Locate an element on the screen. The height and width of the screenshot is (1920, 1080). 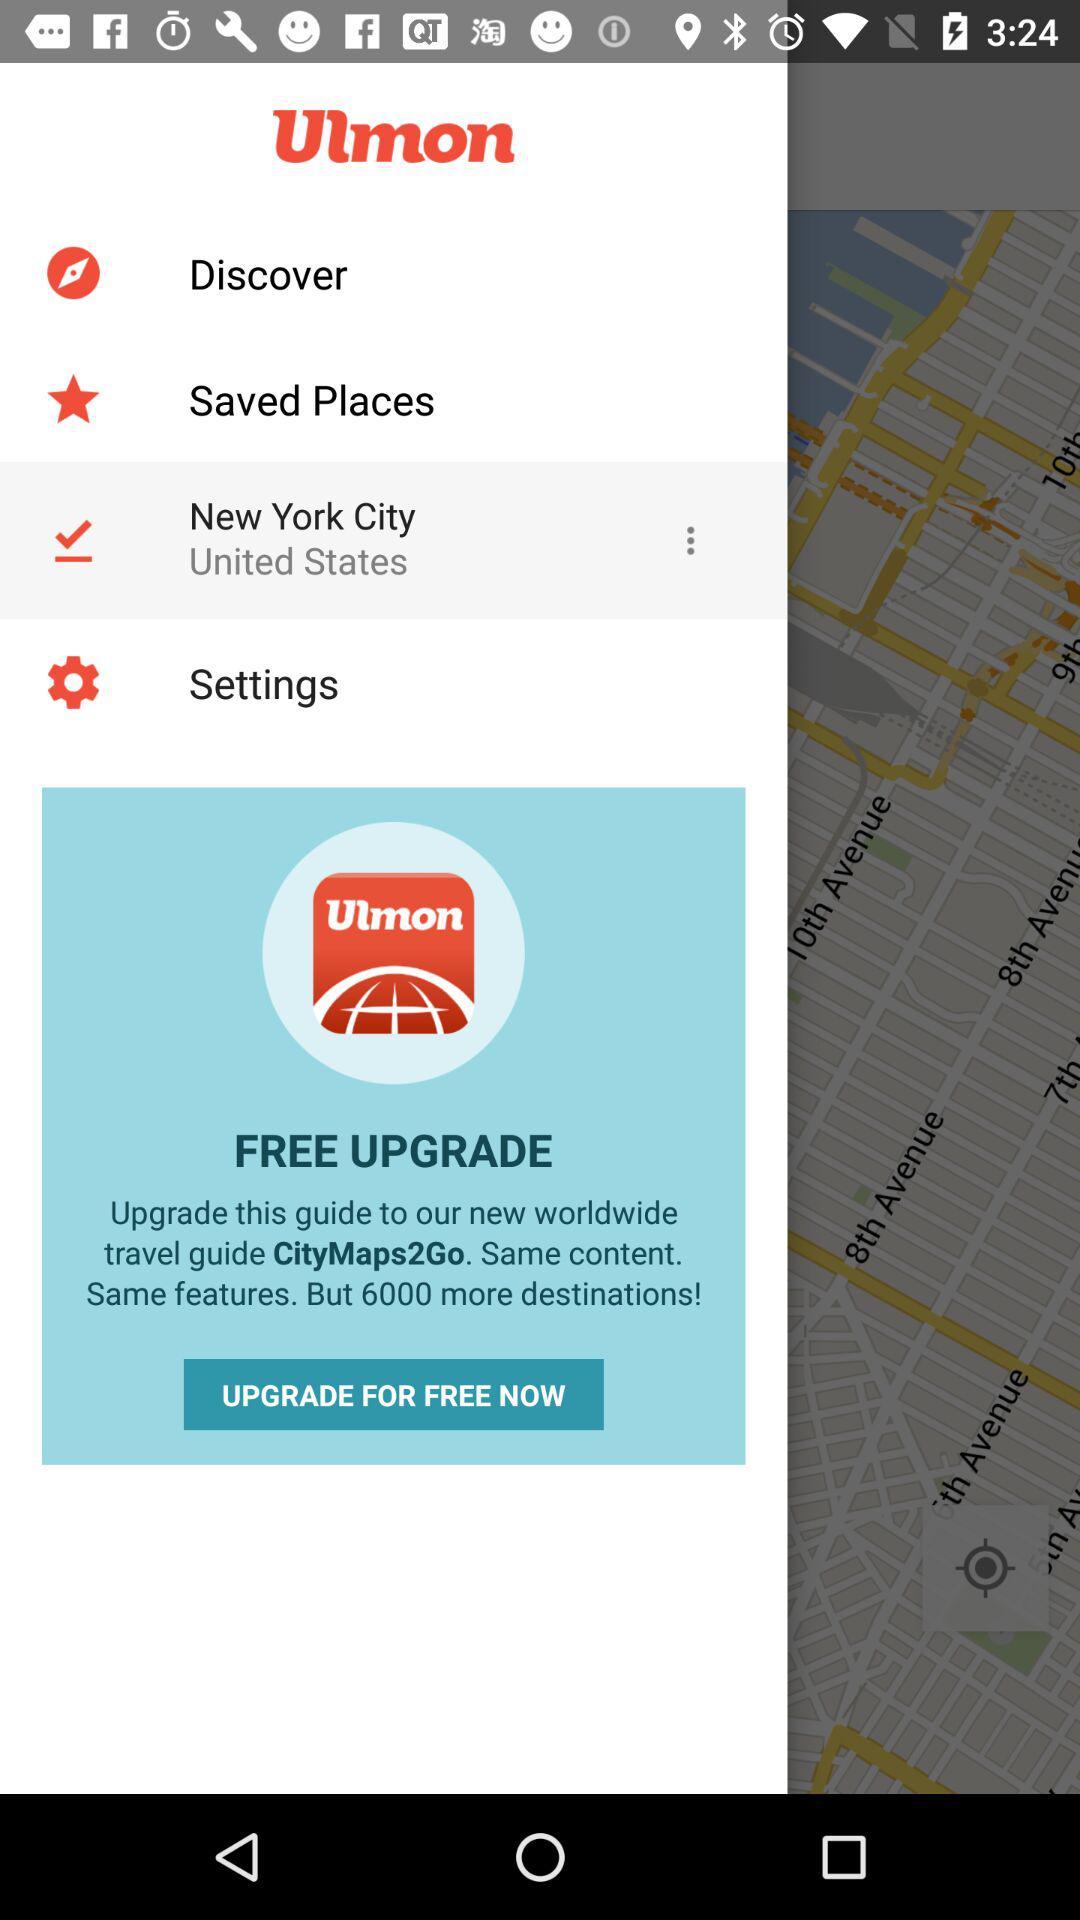
the icon beside discover is located at coordinates (72, 272).